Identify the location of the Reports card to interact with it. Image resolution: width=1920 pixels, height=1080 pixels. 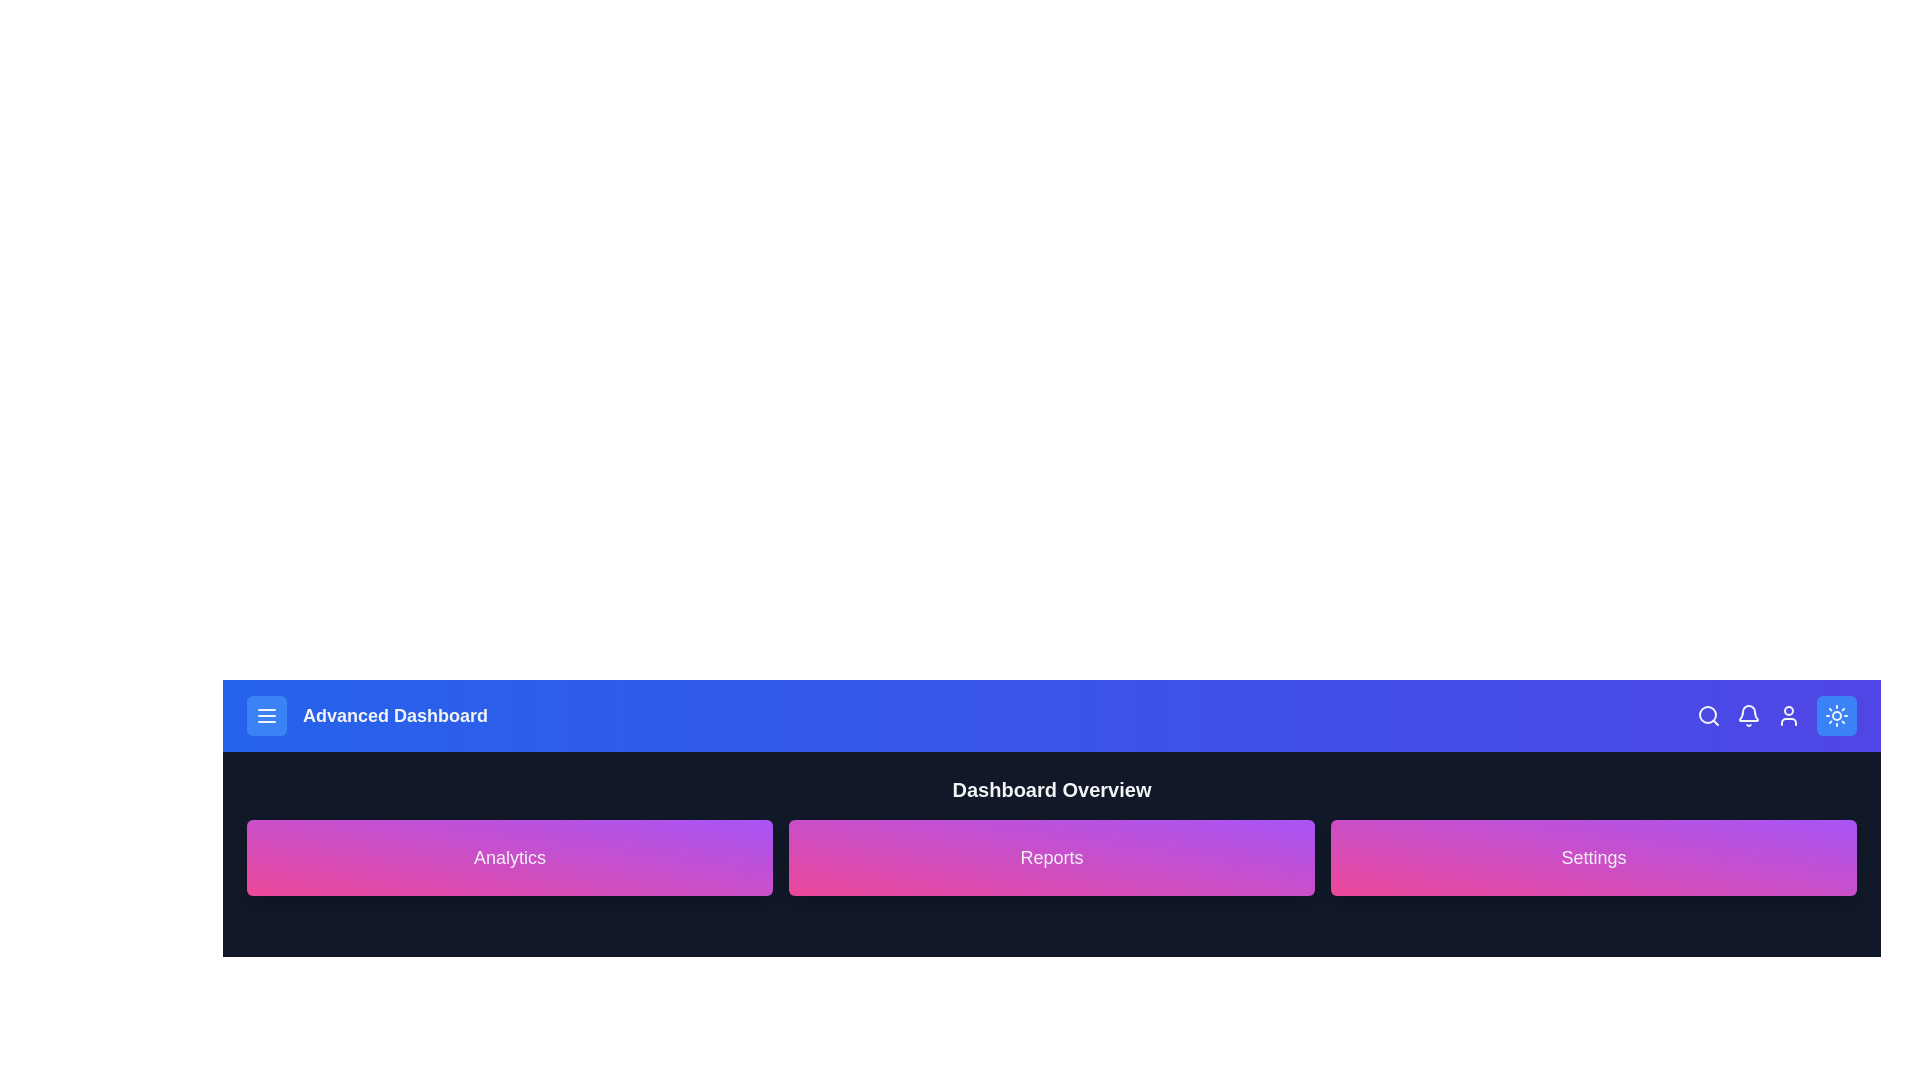
(1050, 856).